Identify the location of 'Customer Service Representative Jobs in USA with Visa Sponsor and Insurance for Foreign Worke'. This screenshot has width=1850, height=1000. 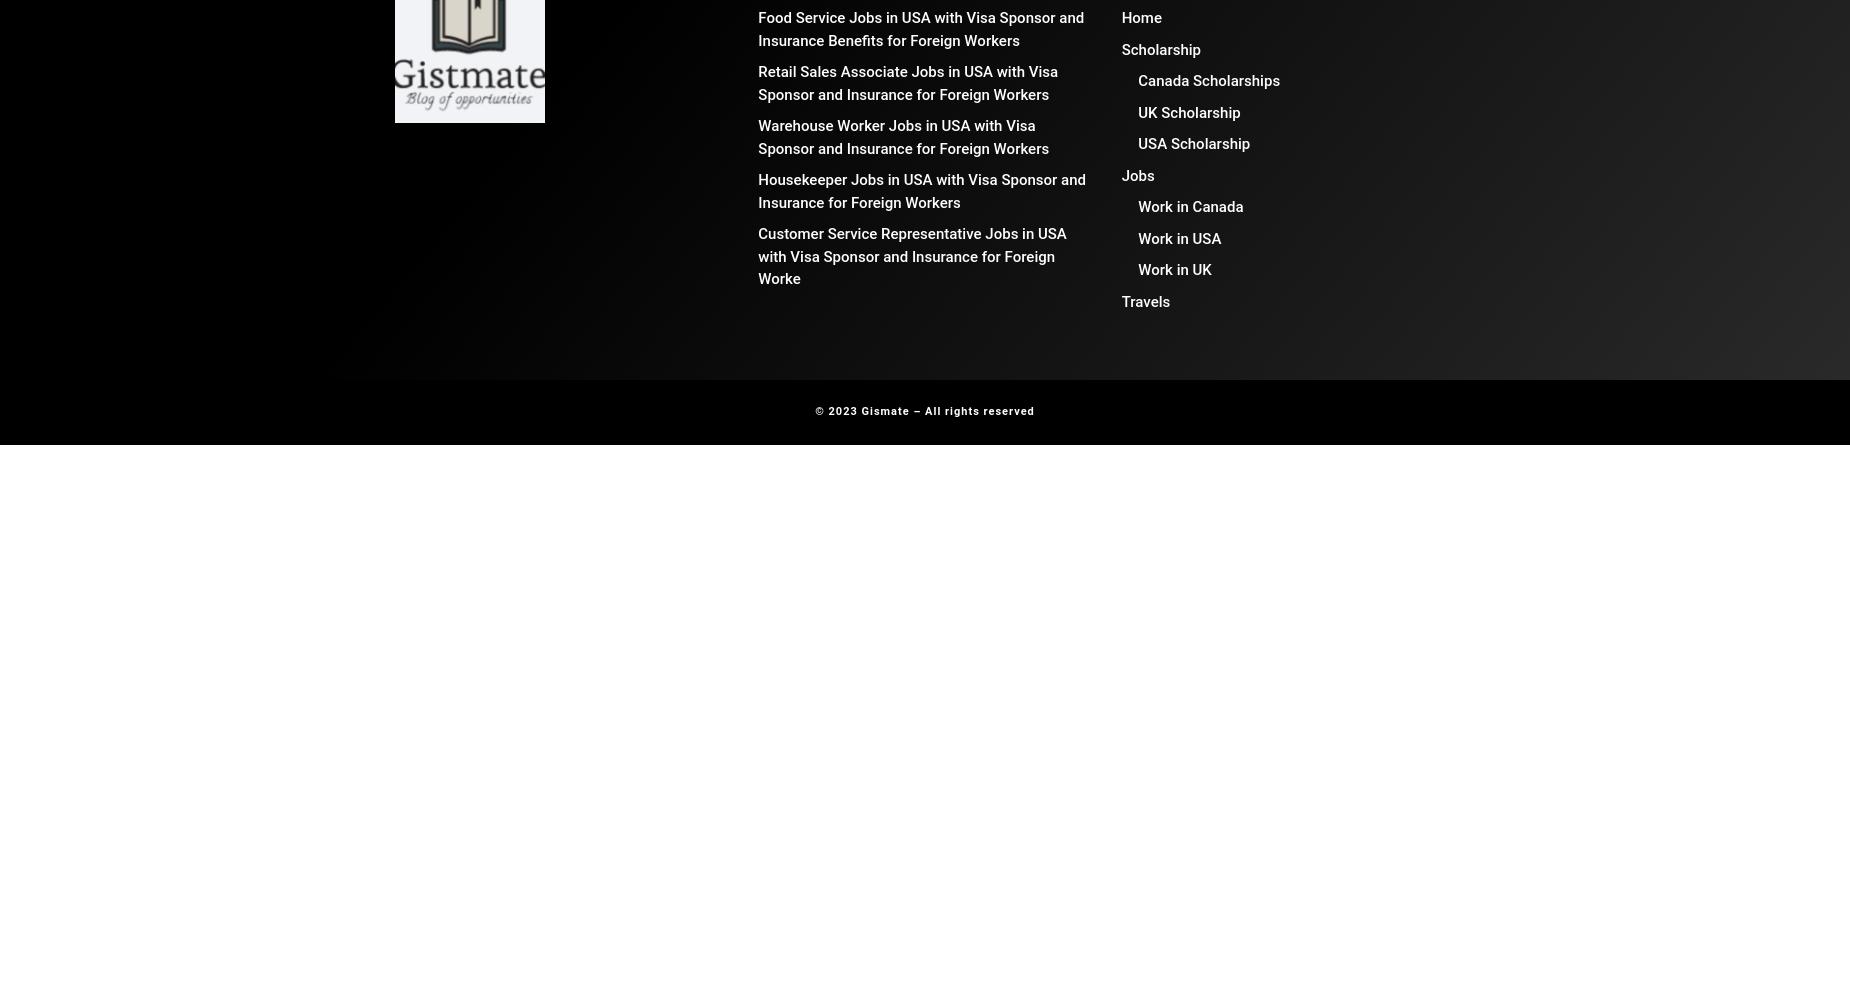
(912, 256).